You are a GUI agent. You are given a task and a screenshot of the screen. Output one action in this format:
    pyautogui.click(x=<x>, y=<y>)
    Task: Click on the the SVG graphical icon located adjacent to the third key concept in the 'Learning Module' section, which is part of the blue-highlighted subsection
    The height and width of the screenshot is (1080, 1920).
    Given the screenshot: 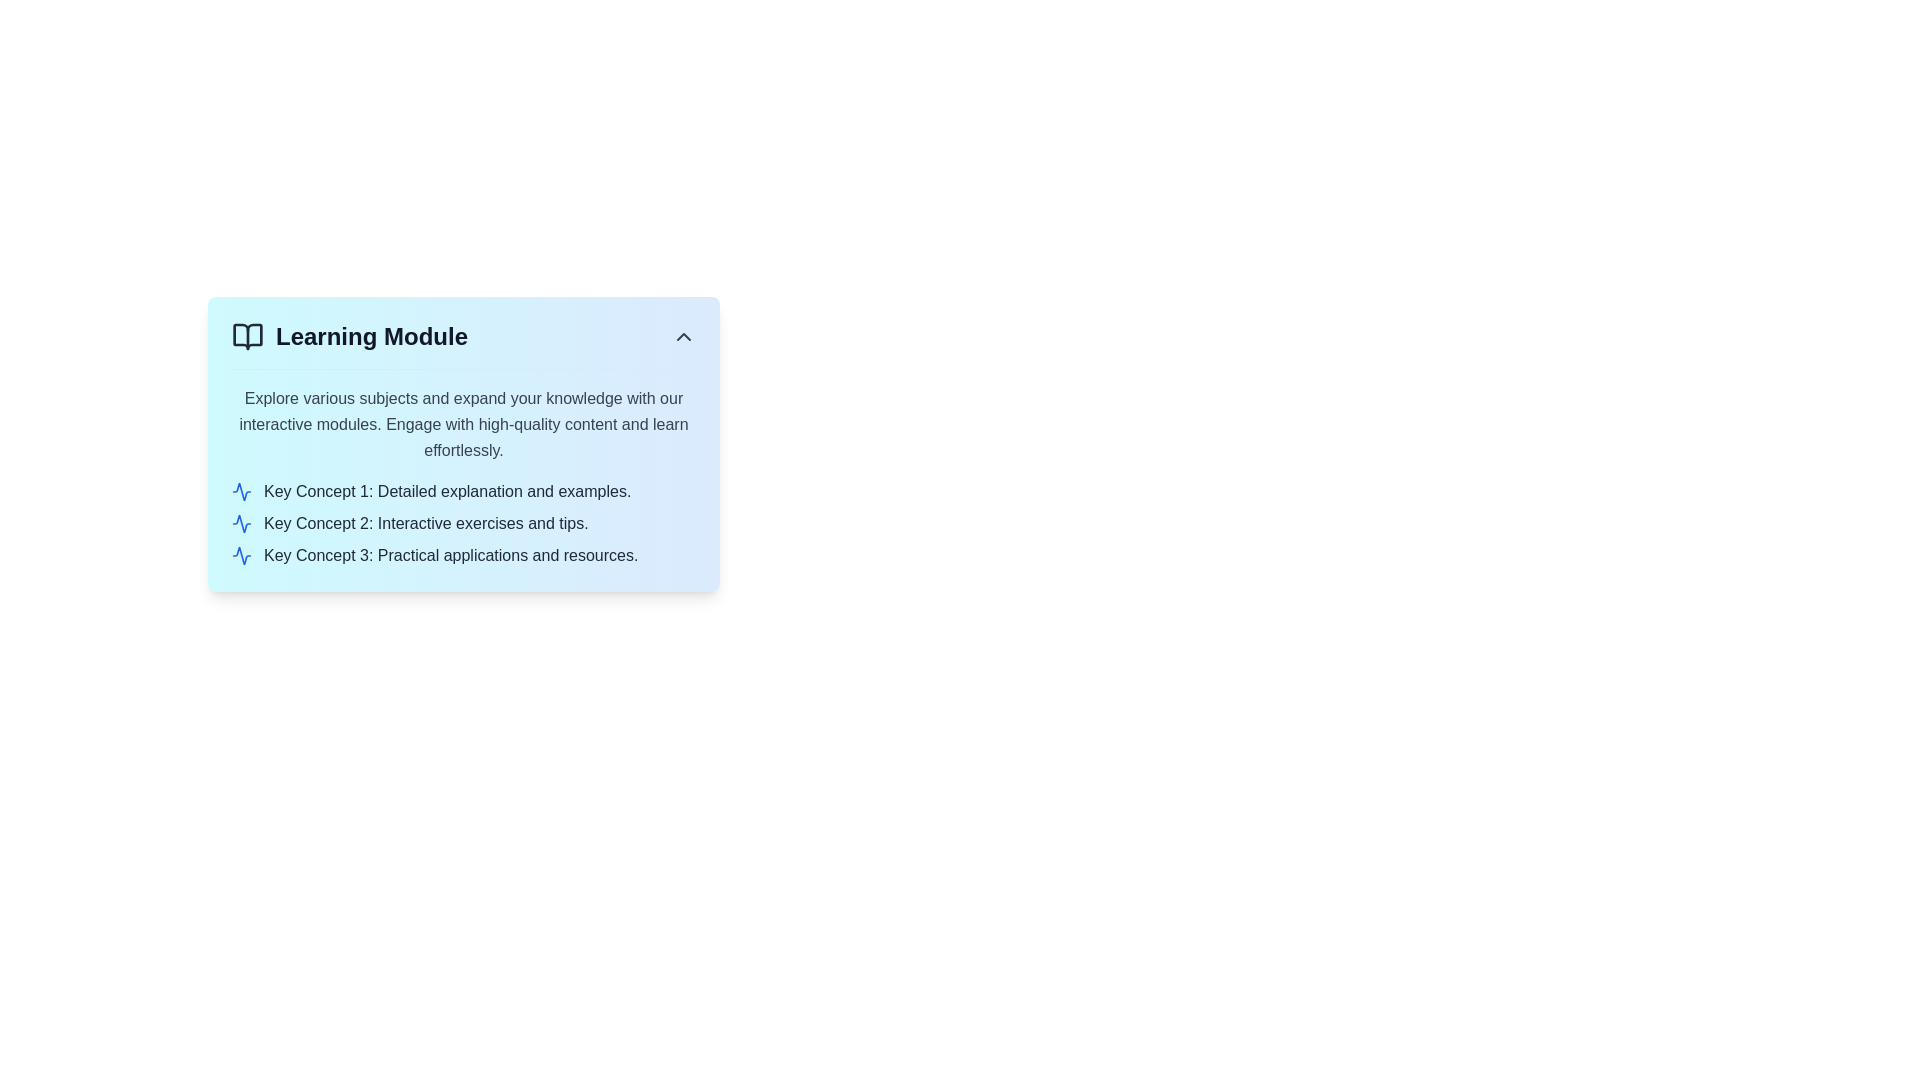 What is the action you would take?
    pyautogui.click(x=240, y=555)
    